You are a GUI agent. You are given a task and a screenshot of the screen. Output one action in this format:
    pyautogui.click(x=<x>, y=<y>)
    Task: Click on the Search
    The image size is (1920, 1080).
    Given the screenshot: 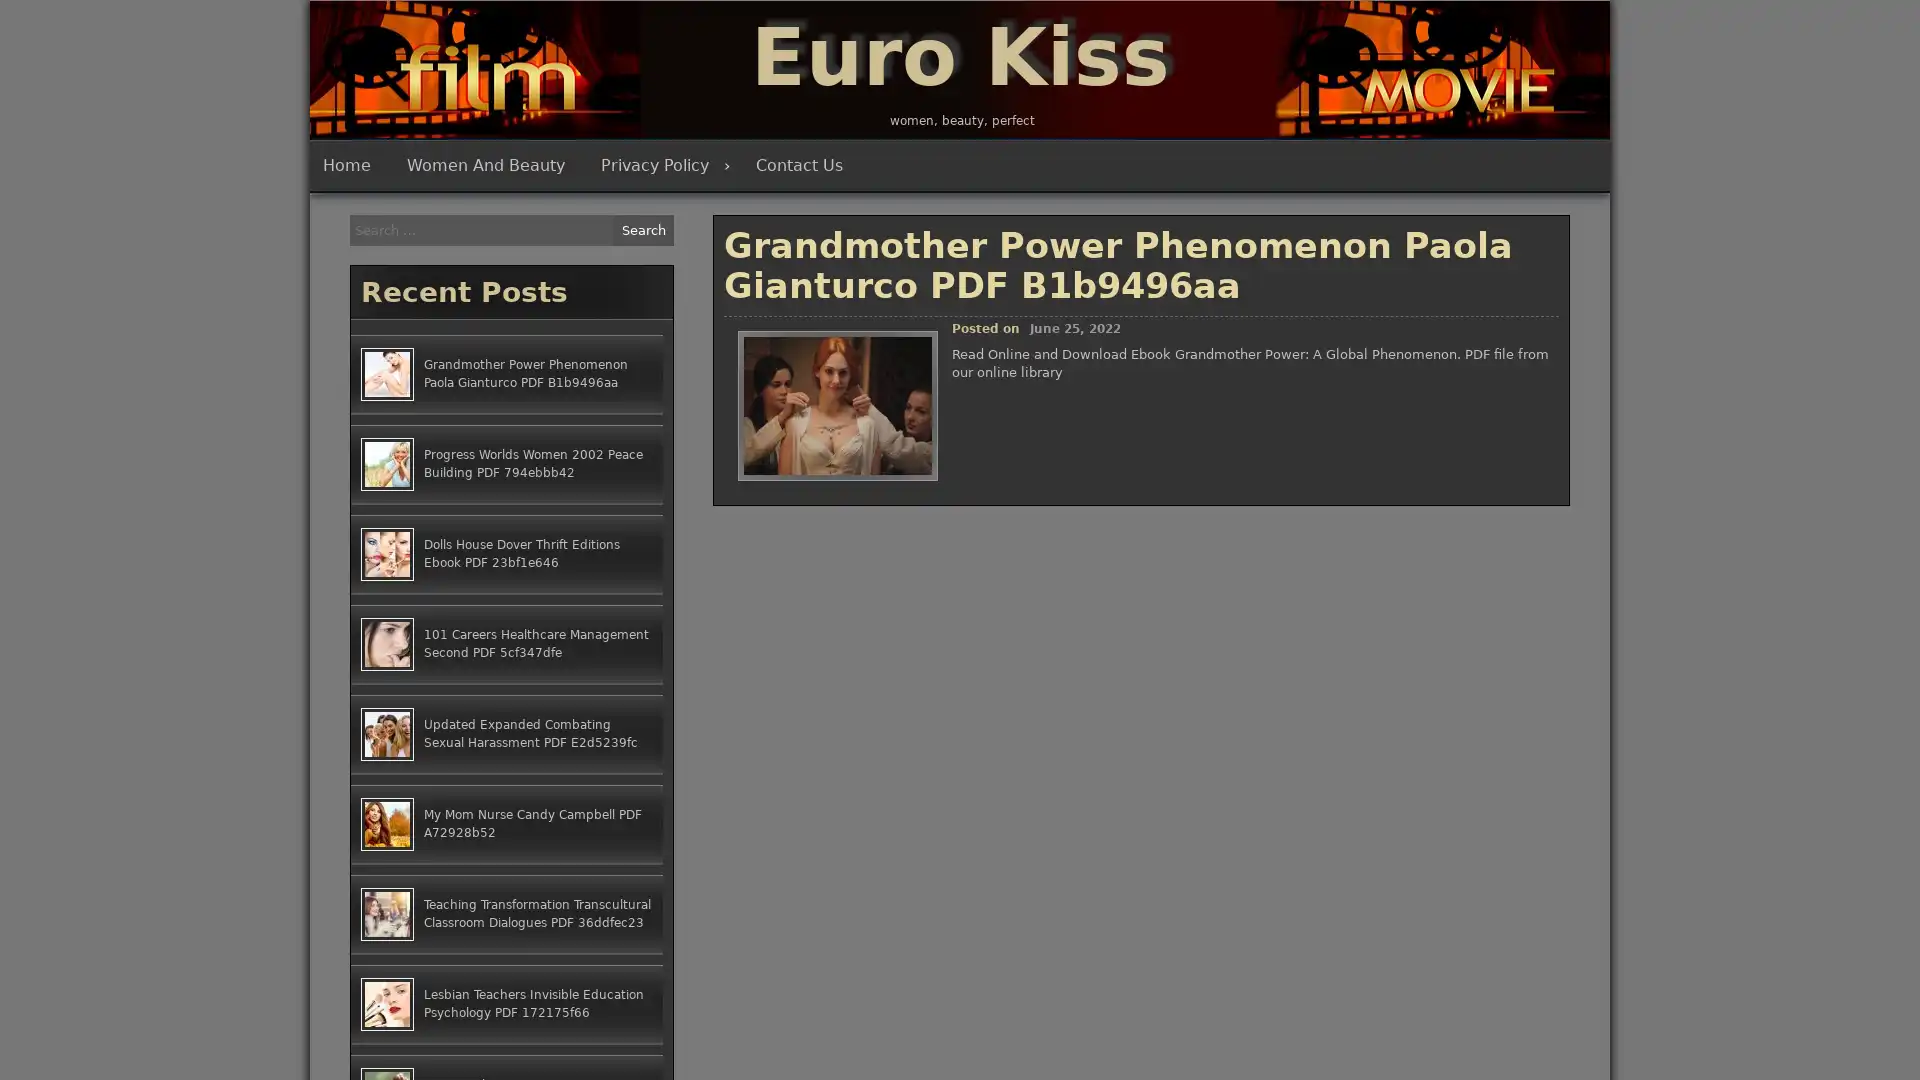 What is the action you would take?
    pyautogui.click(x=643, y=229)
    